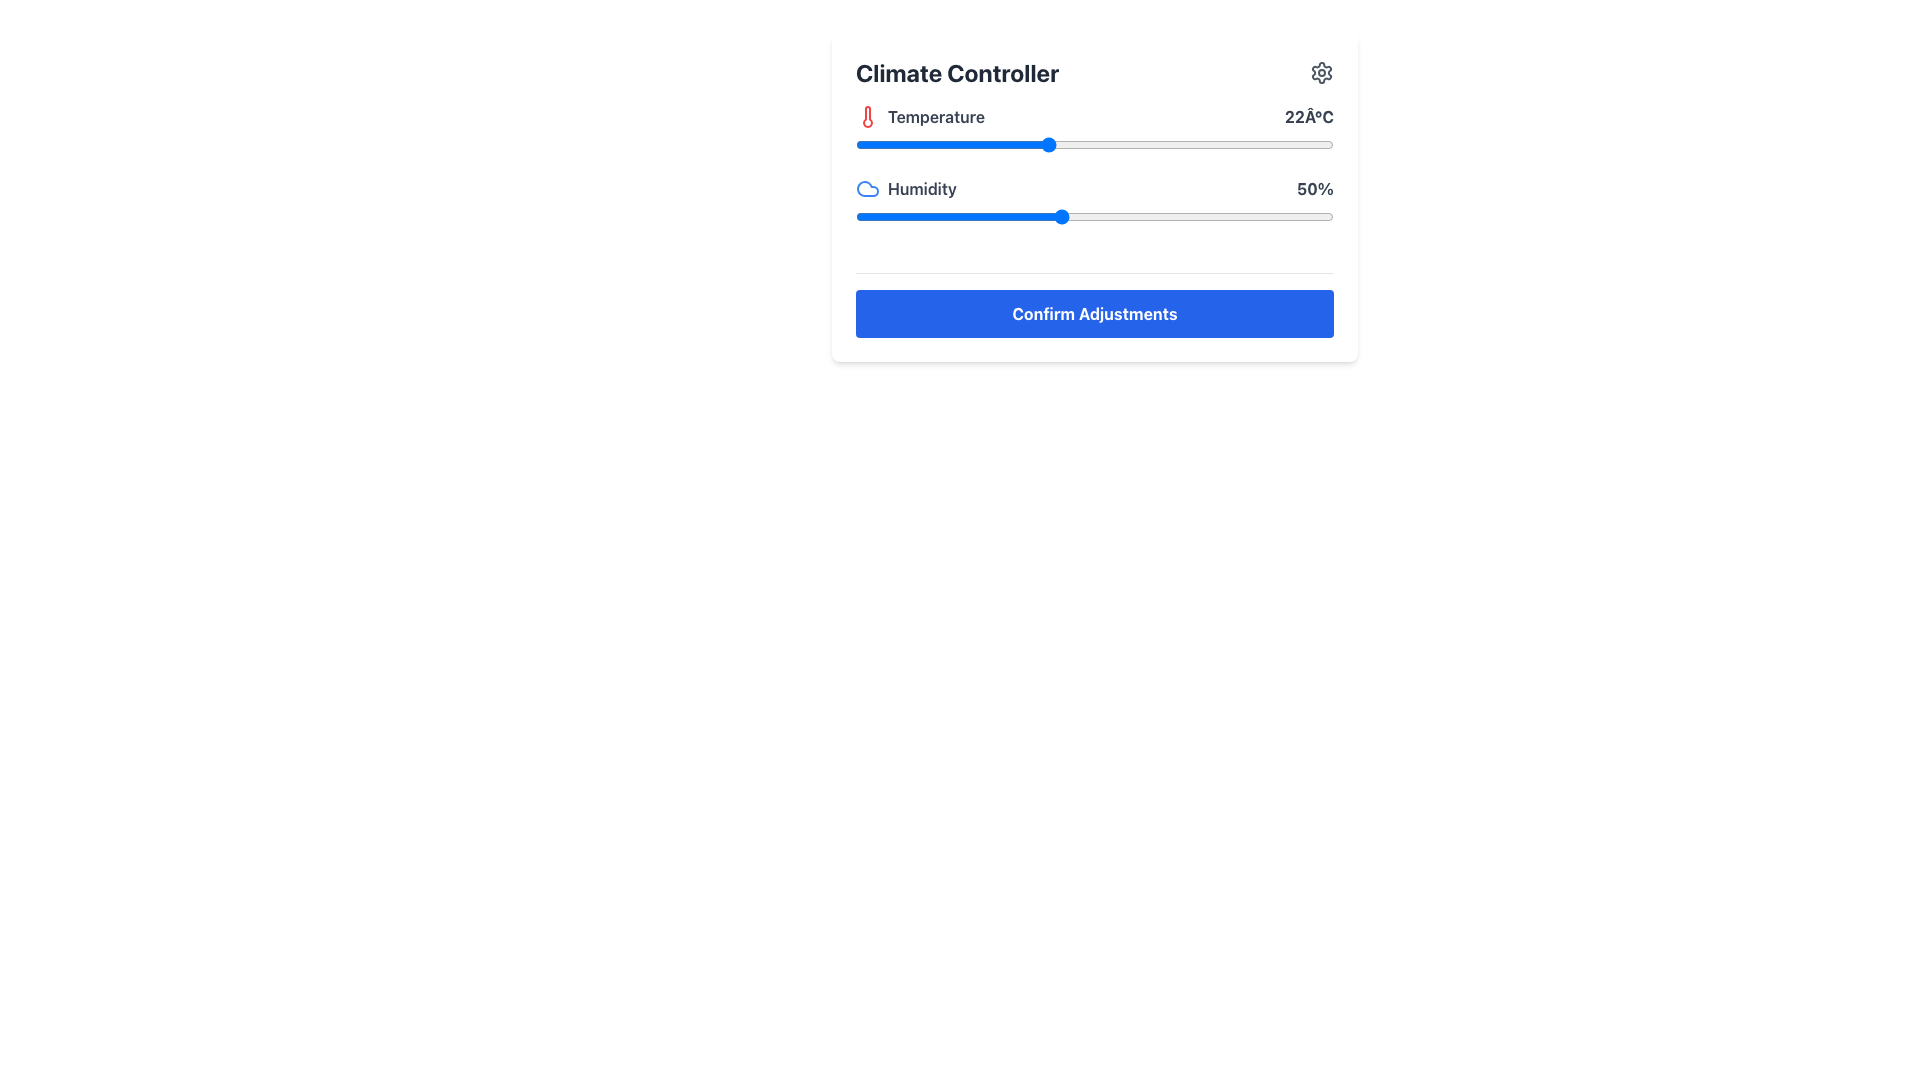  What do you see at coordinates (1321, 72) in the screenshot?
I see `the settings icon located in the top-right corner of the 'Climate Controller' card` at bounding box center [1321, 72].